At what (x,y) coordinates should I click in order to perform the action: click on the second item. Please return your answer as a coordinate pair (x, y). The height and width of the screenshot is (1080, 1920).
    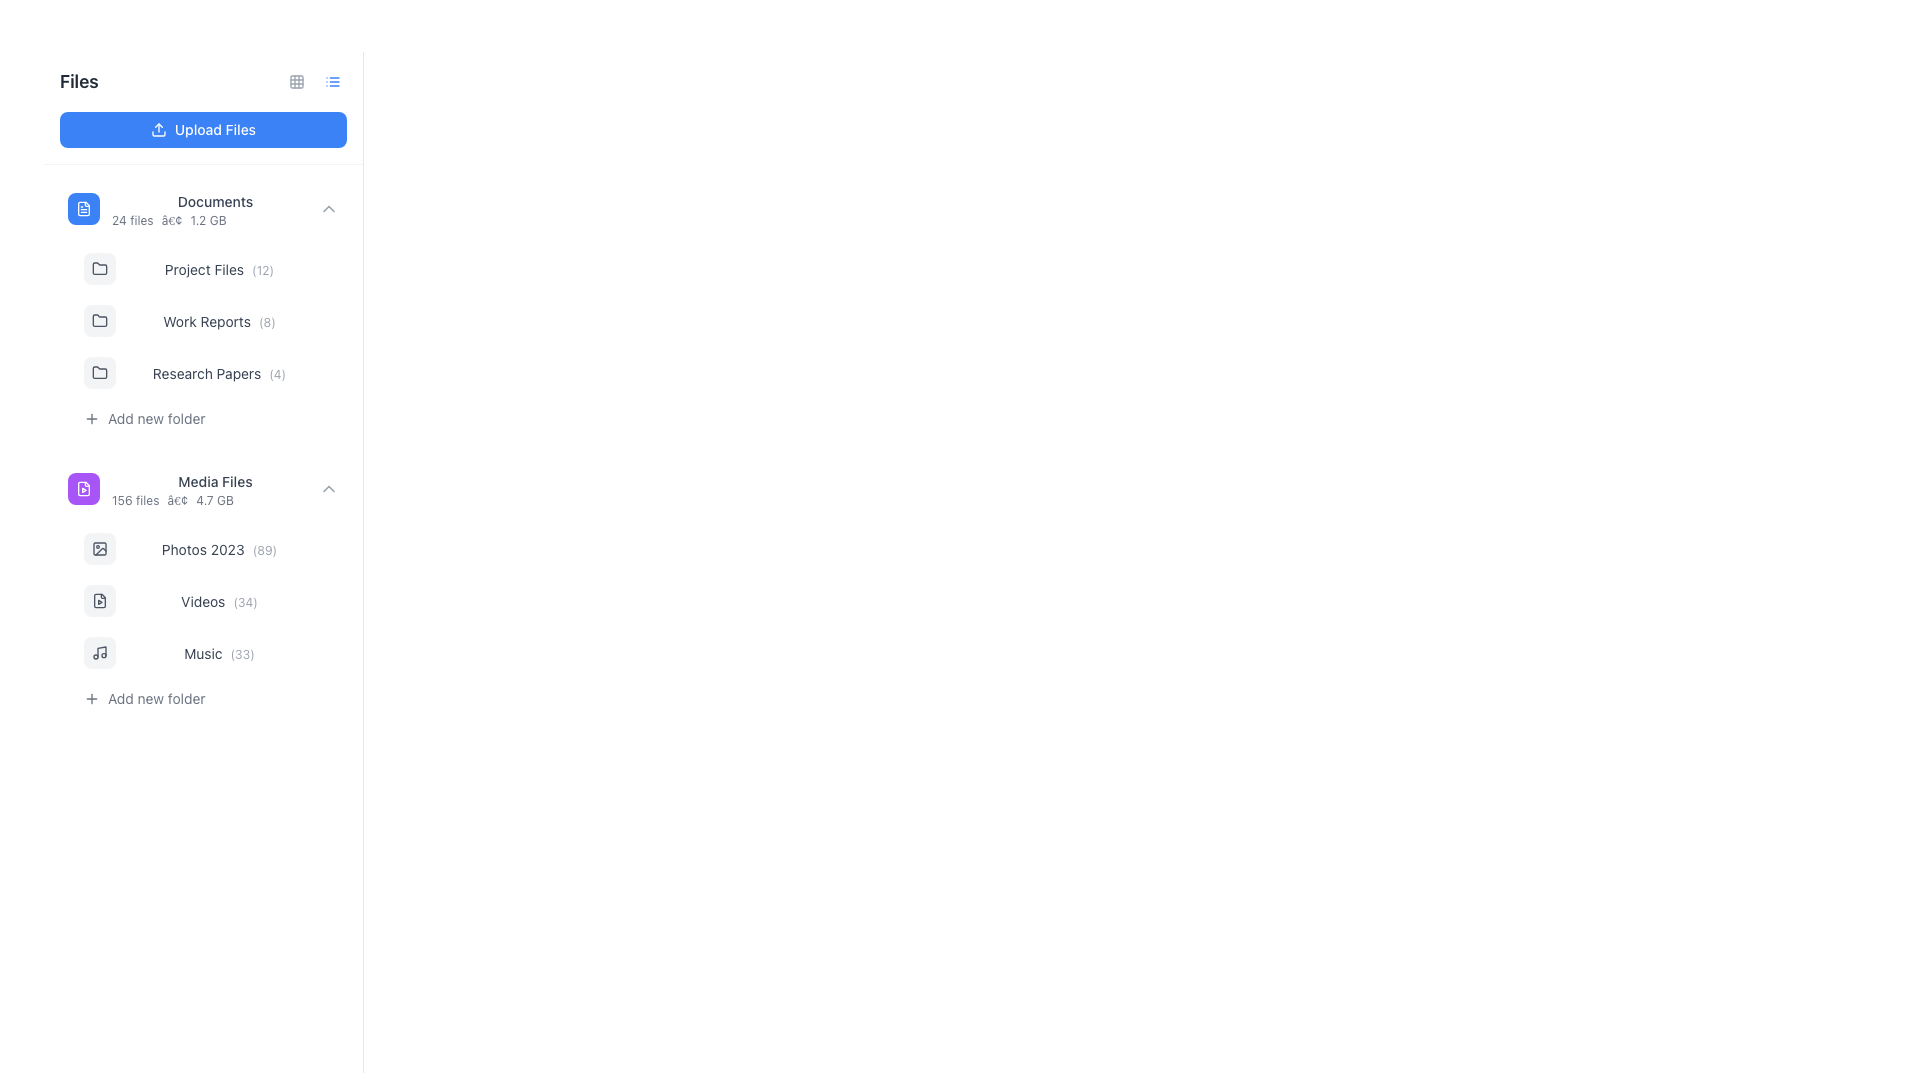
    Looking at the image, I should click on (211, 620).